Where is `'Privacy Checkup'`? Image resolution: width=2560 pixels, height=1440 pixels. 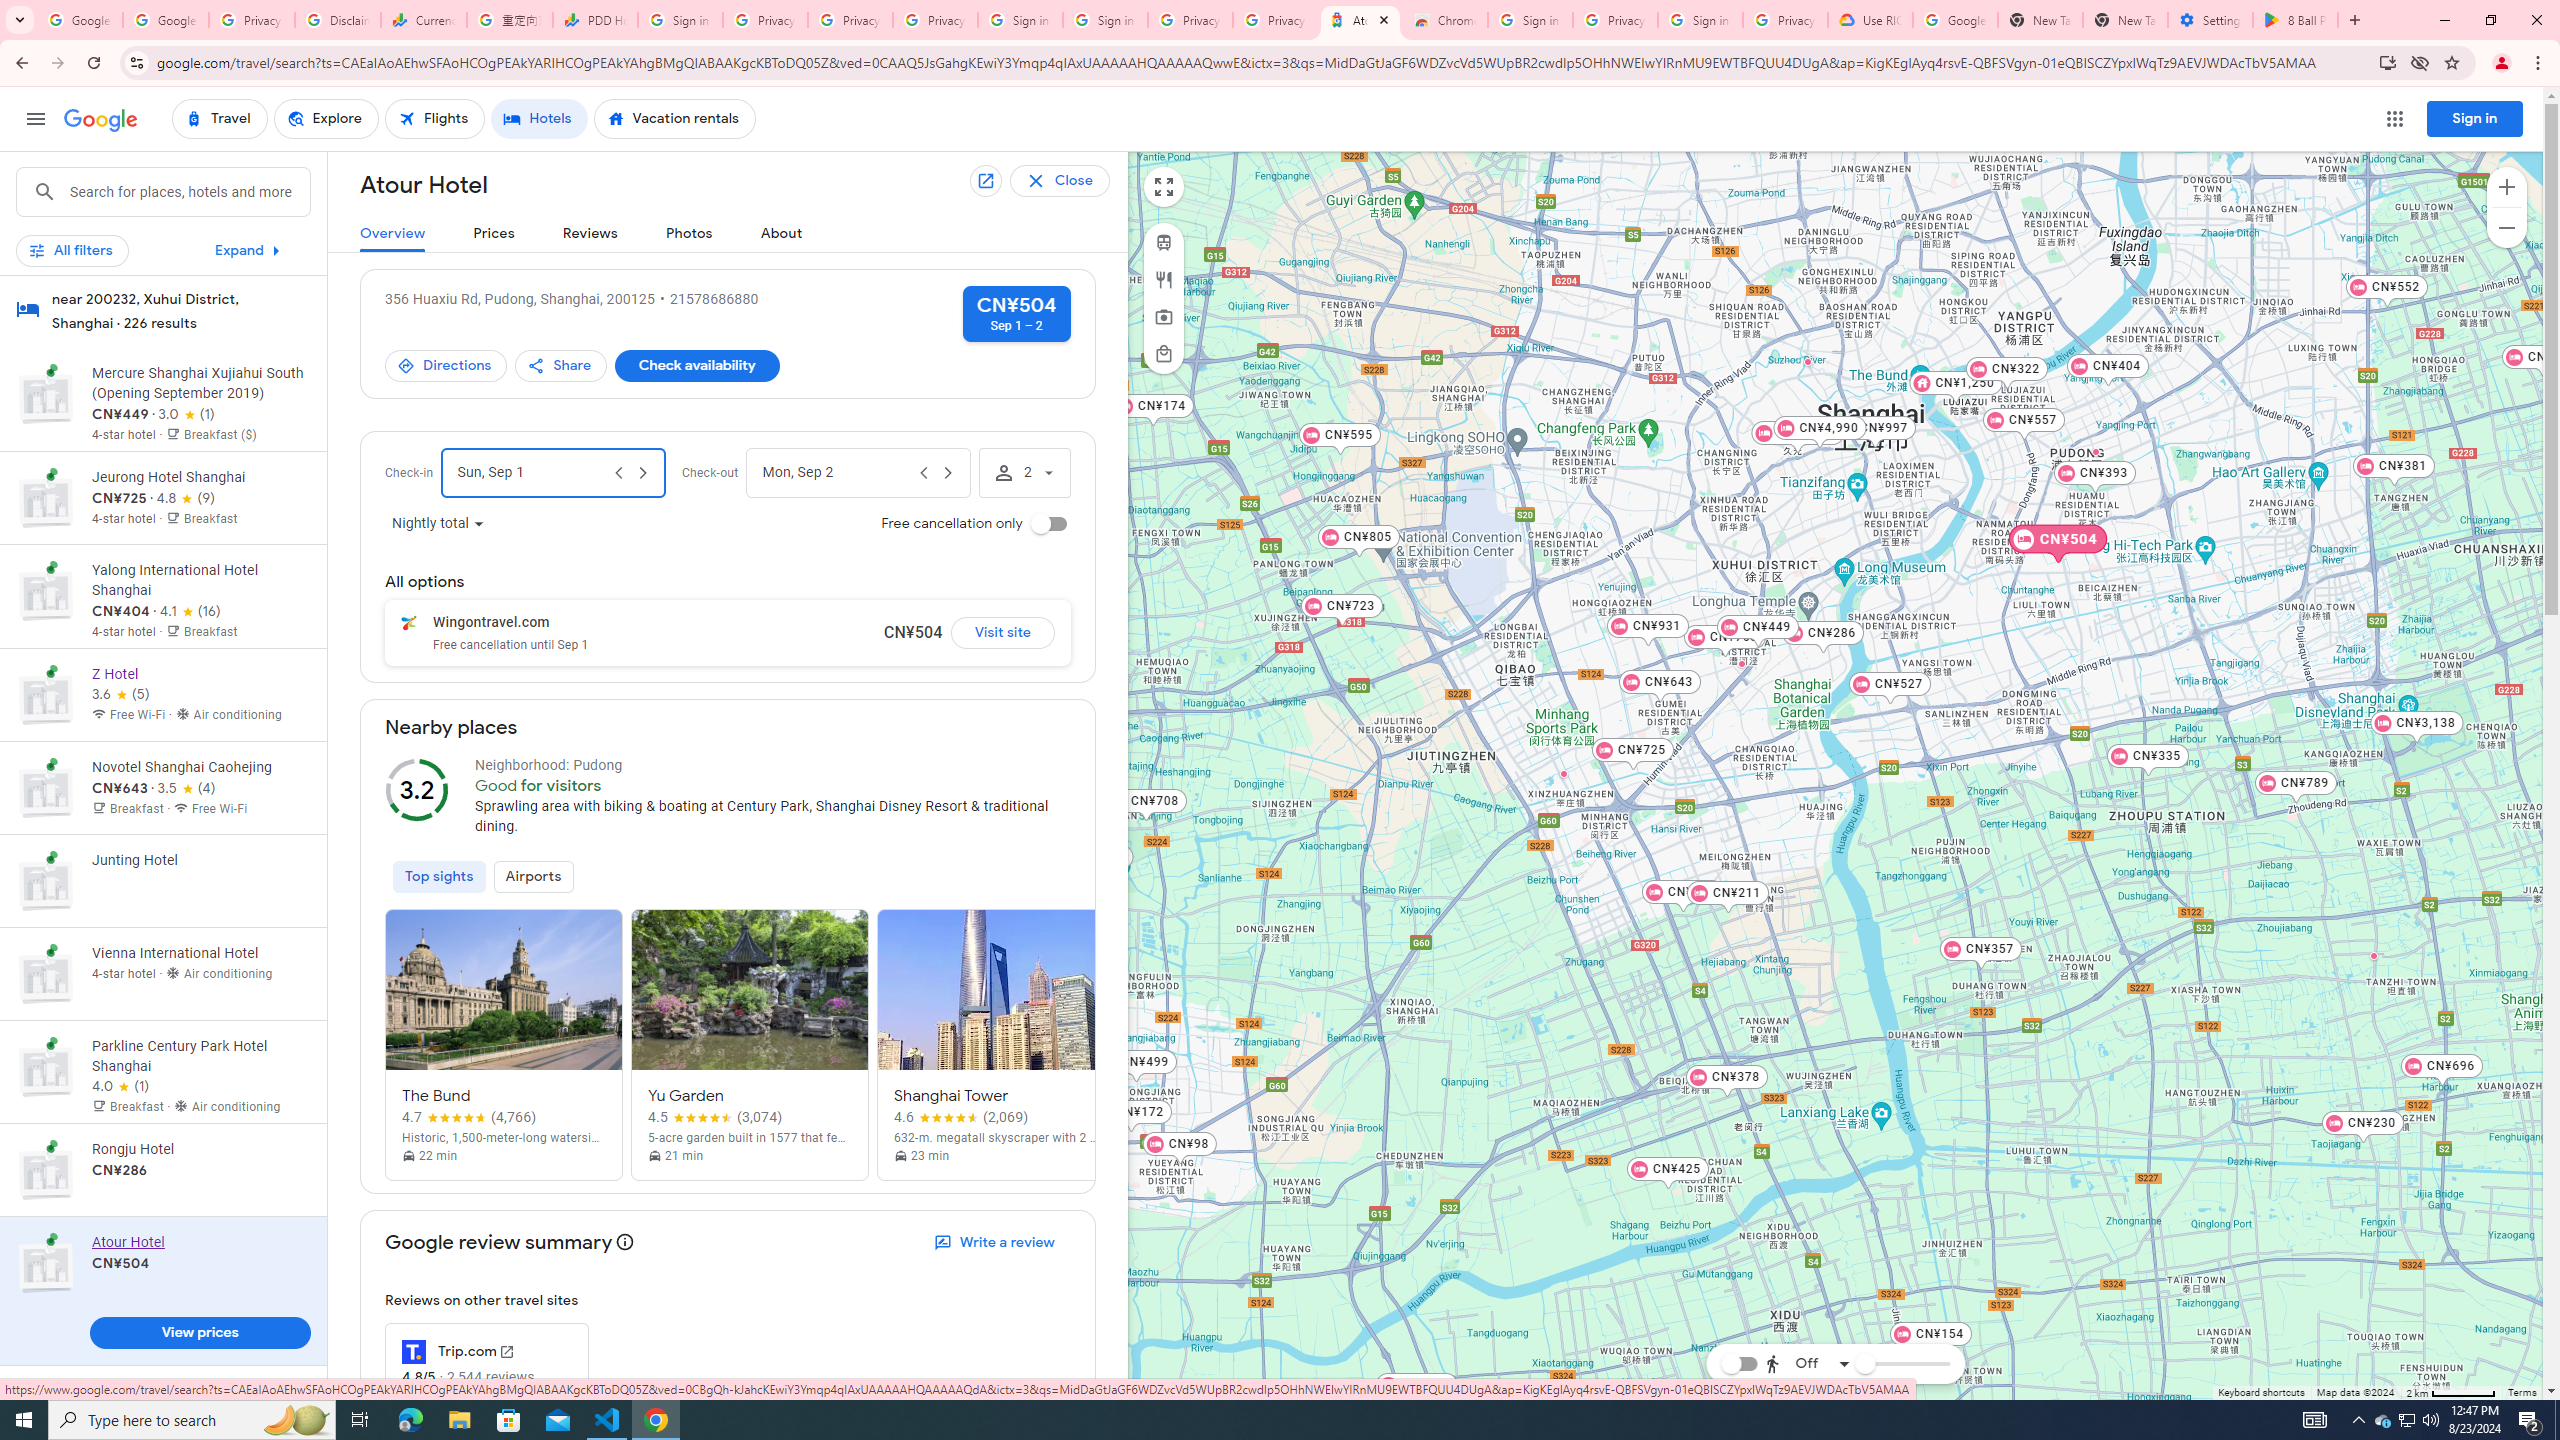
'Privacy Checkup' is located at coordinates (934, 19).